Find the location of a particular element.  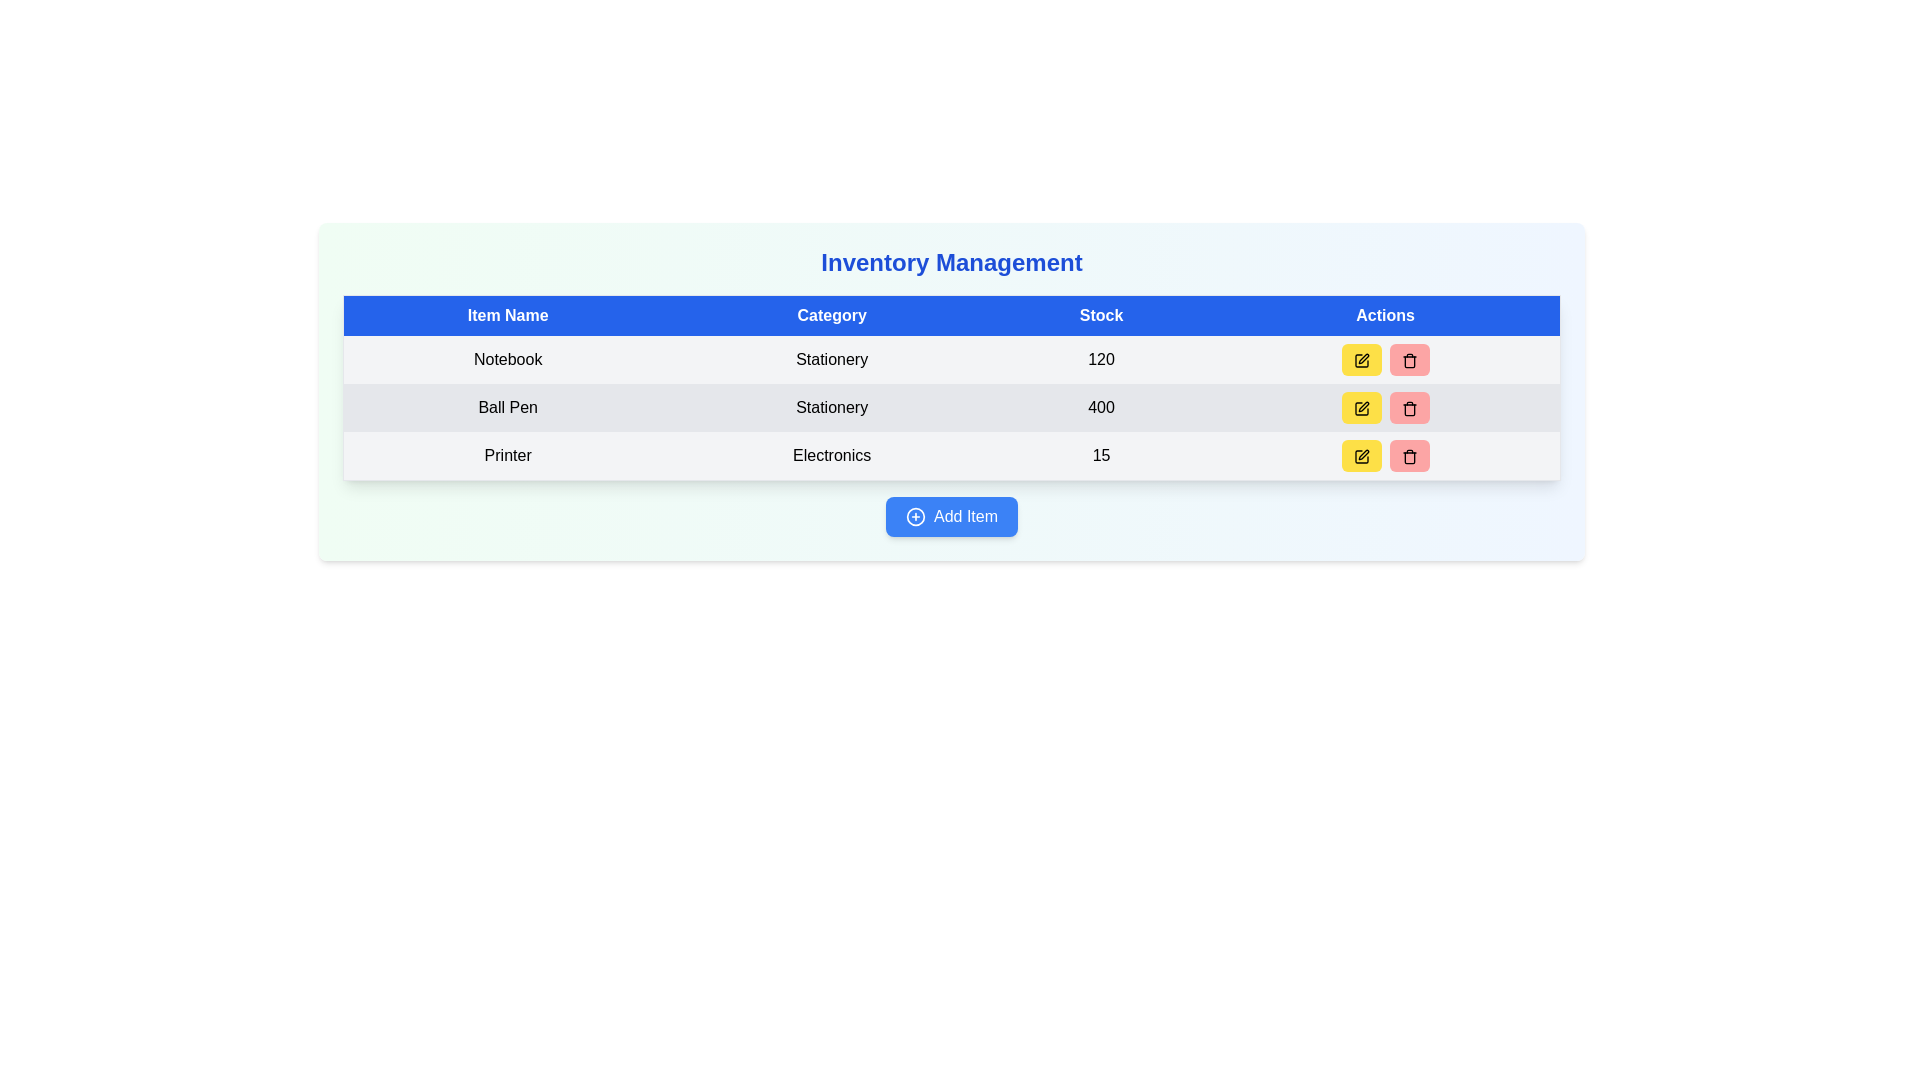

the yellow Edit button in the Actions section of the row corresponding to the 'Notebook' item is located at coordinates (1384, 358).